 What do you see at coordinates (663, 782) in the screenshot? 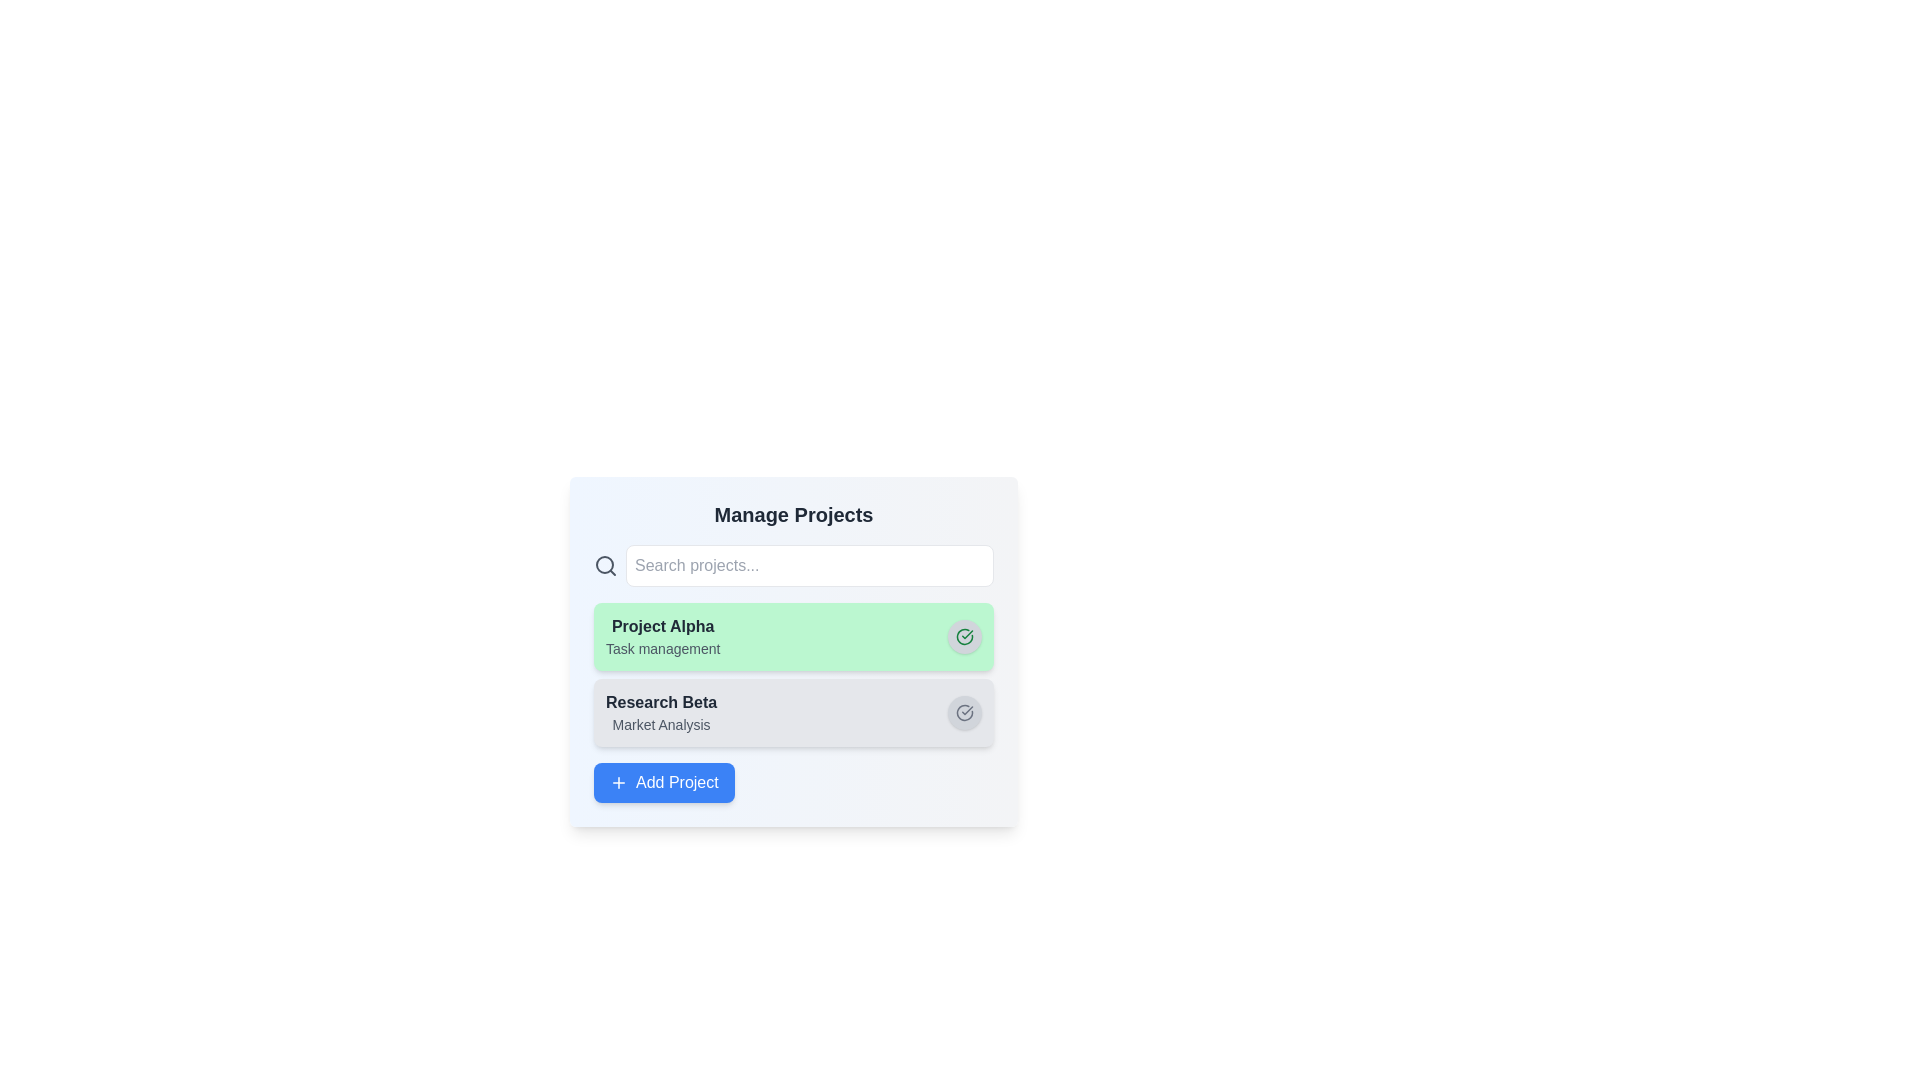
I see `the 'Add Project' button to add a new project` at bounding box center [663, 782].